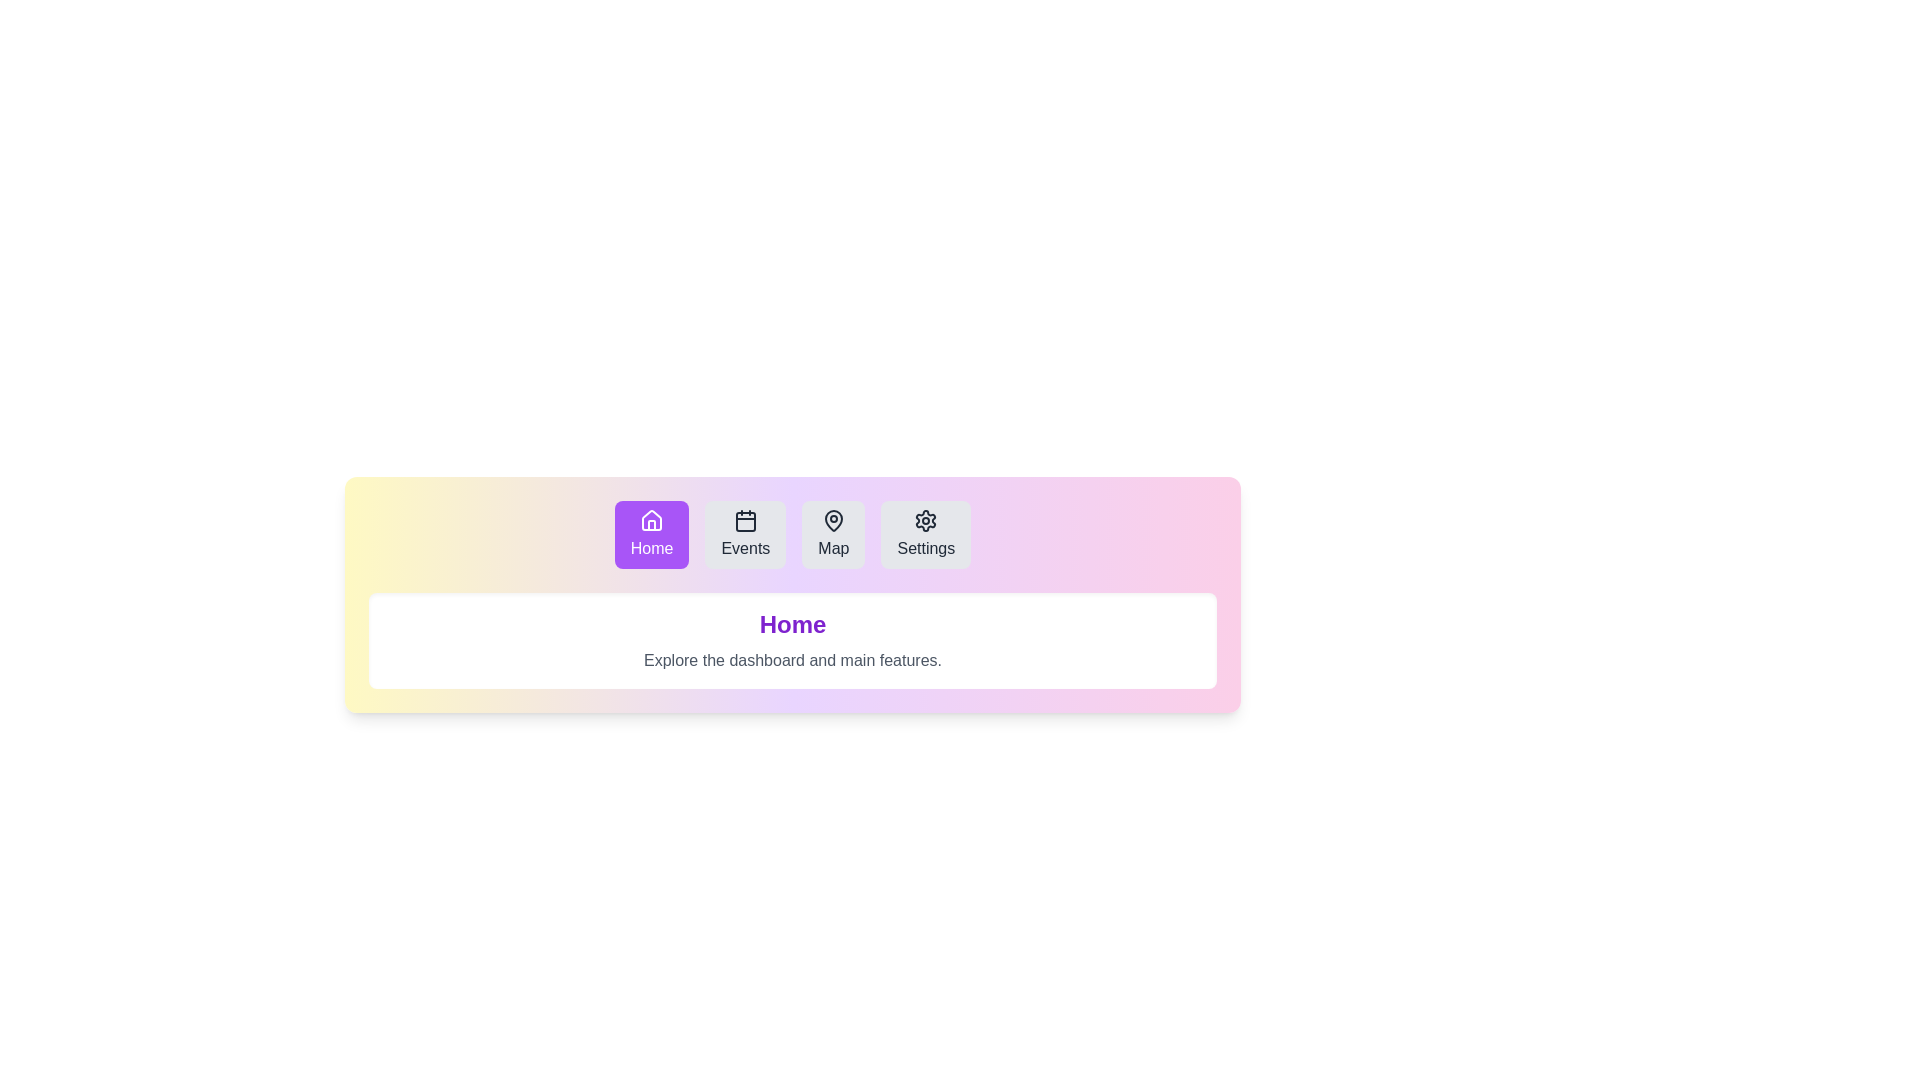  Describe the element at coordinates (834, 534) in the screenshot. I see `the Map tab to observe its hover effect` at that location.